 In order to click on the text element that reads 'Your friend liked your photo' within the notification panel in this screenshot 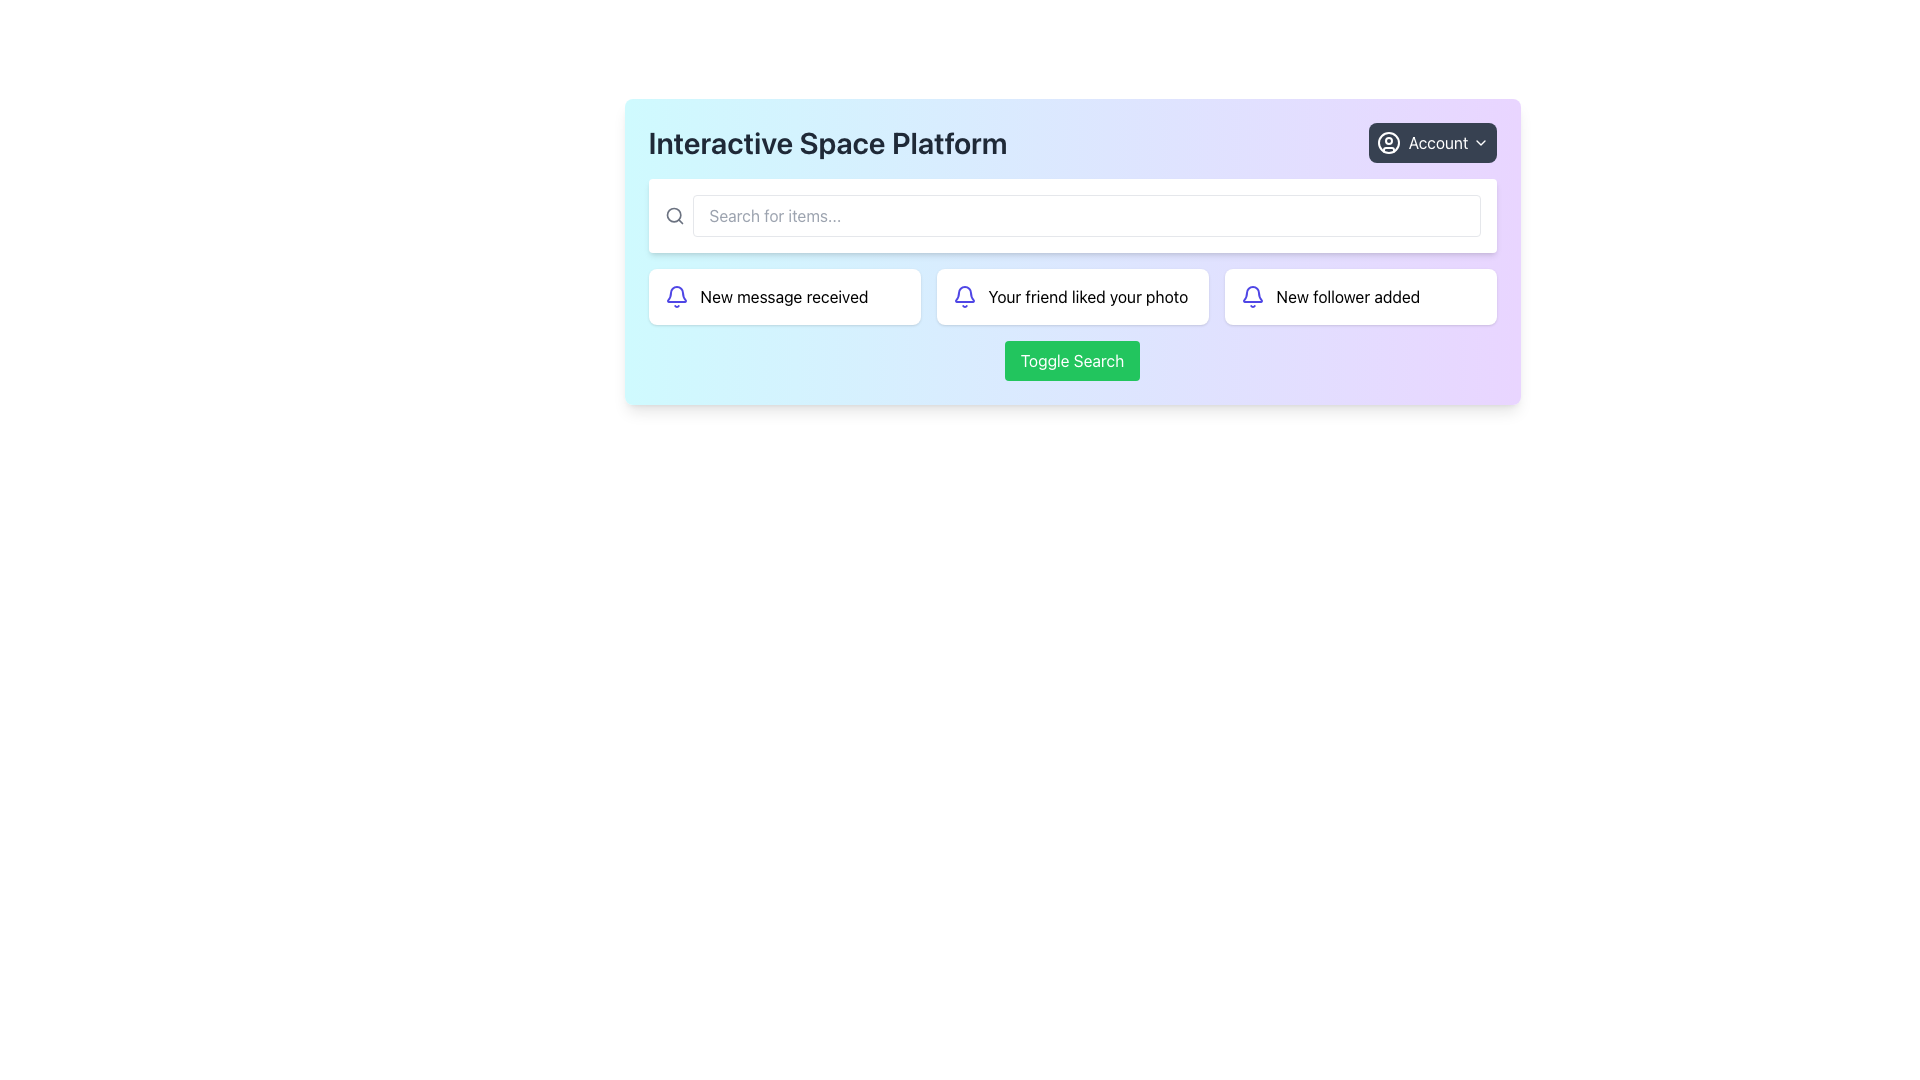, I will do `click(1087, 297)`.